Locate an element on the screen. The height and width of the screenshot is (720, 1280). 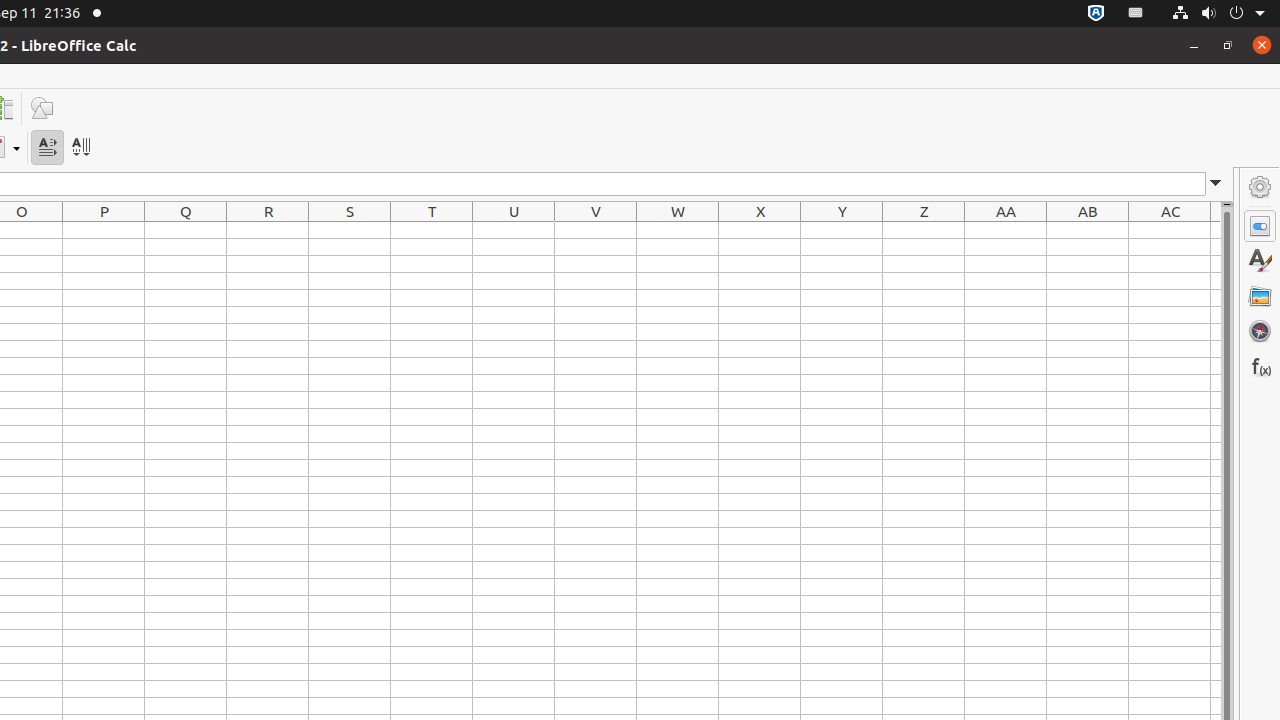
'U1' is located at coordinates (514, 229).